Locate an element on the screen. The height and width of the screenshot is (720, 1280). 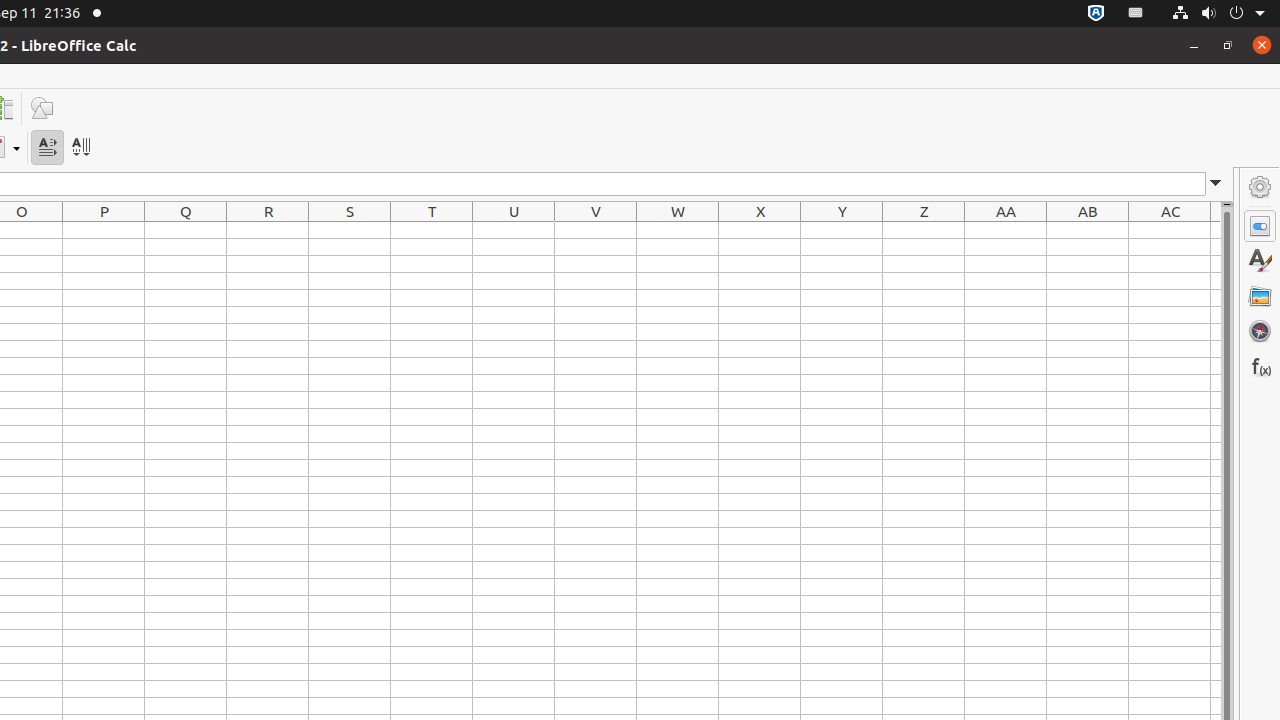
'U1' is located at coordinates (514, 229).